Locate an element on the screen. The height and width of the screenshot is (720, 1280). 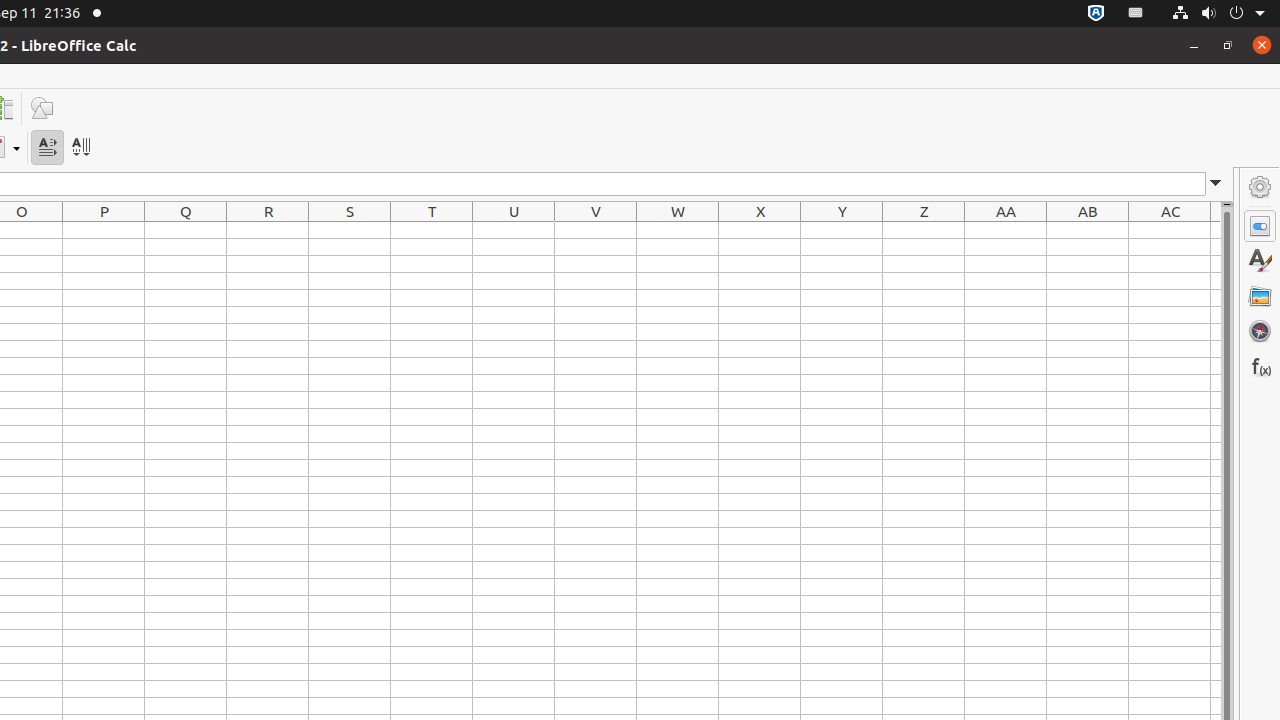
'U1' is located at coordinates (514, 229).